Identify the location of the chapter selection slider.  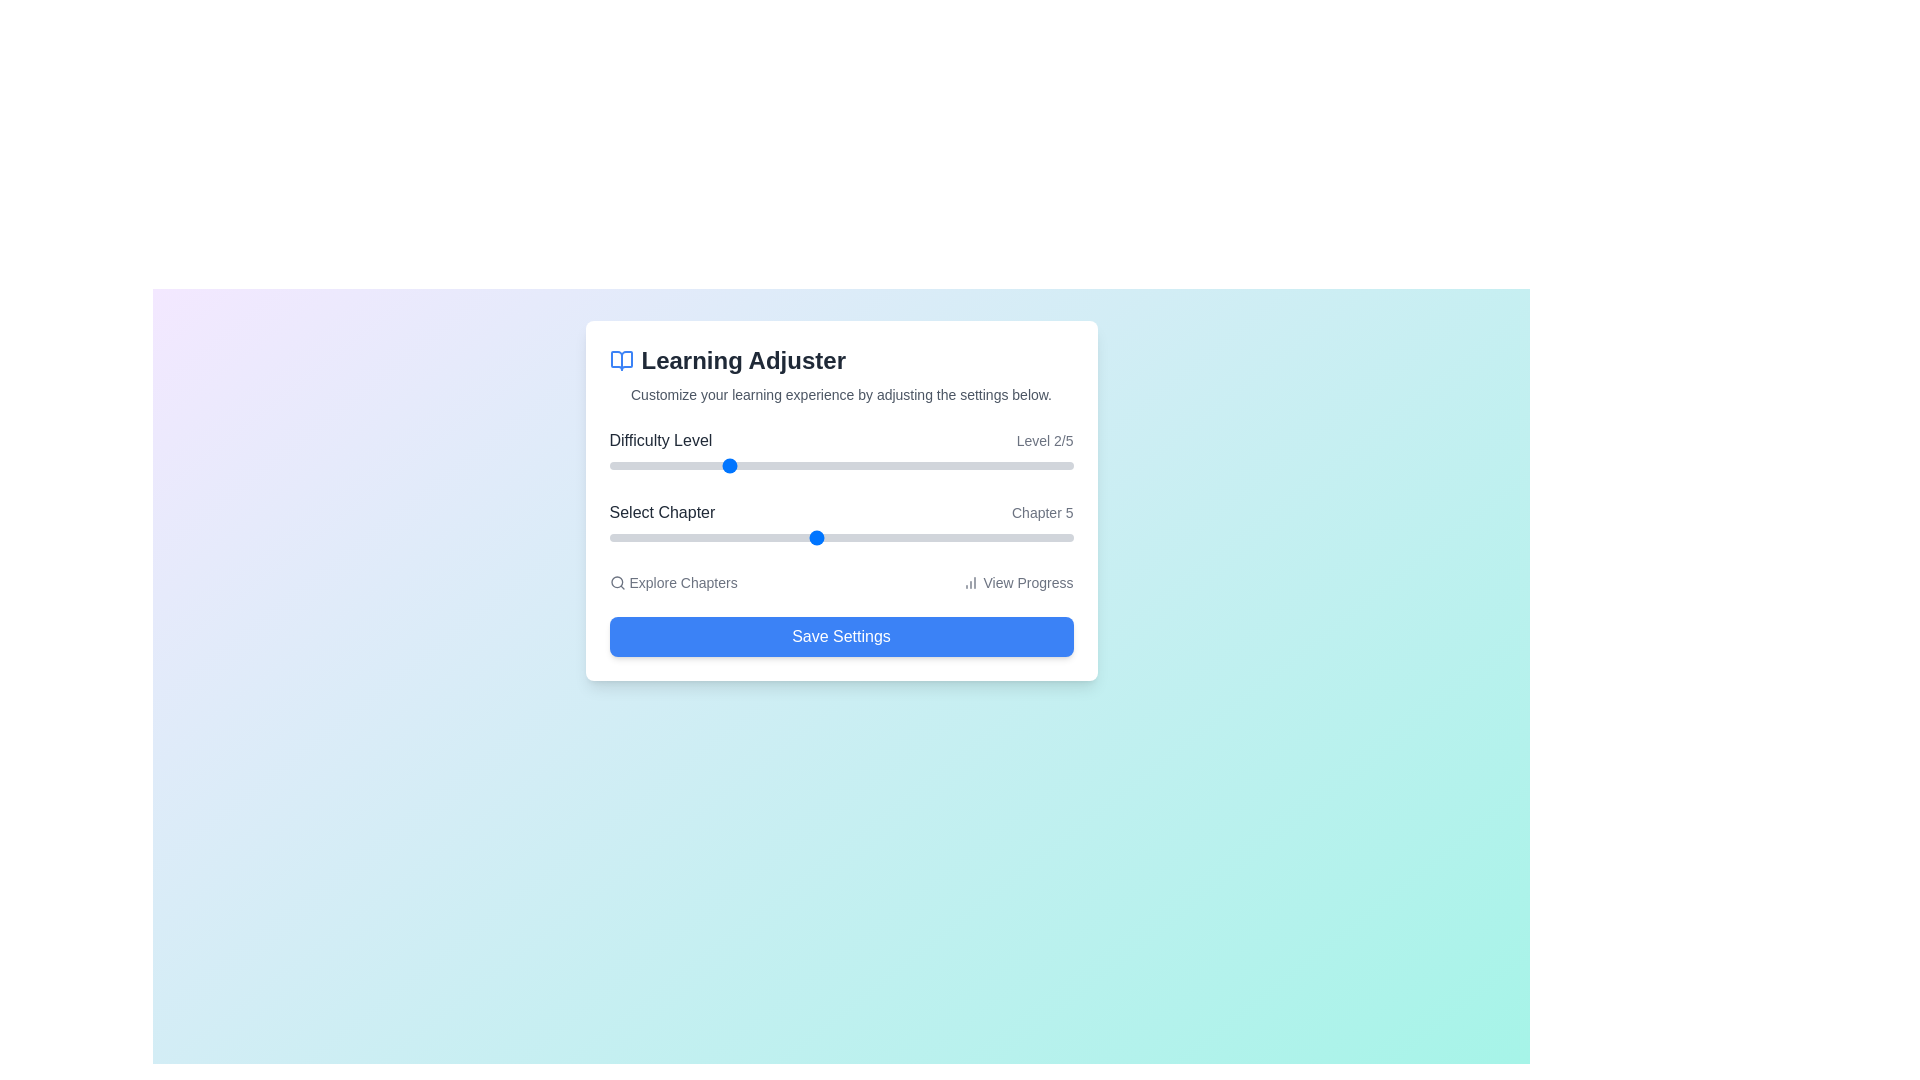
(763, 536).